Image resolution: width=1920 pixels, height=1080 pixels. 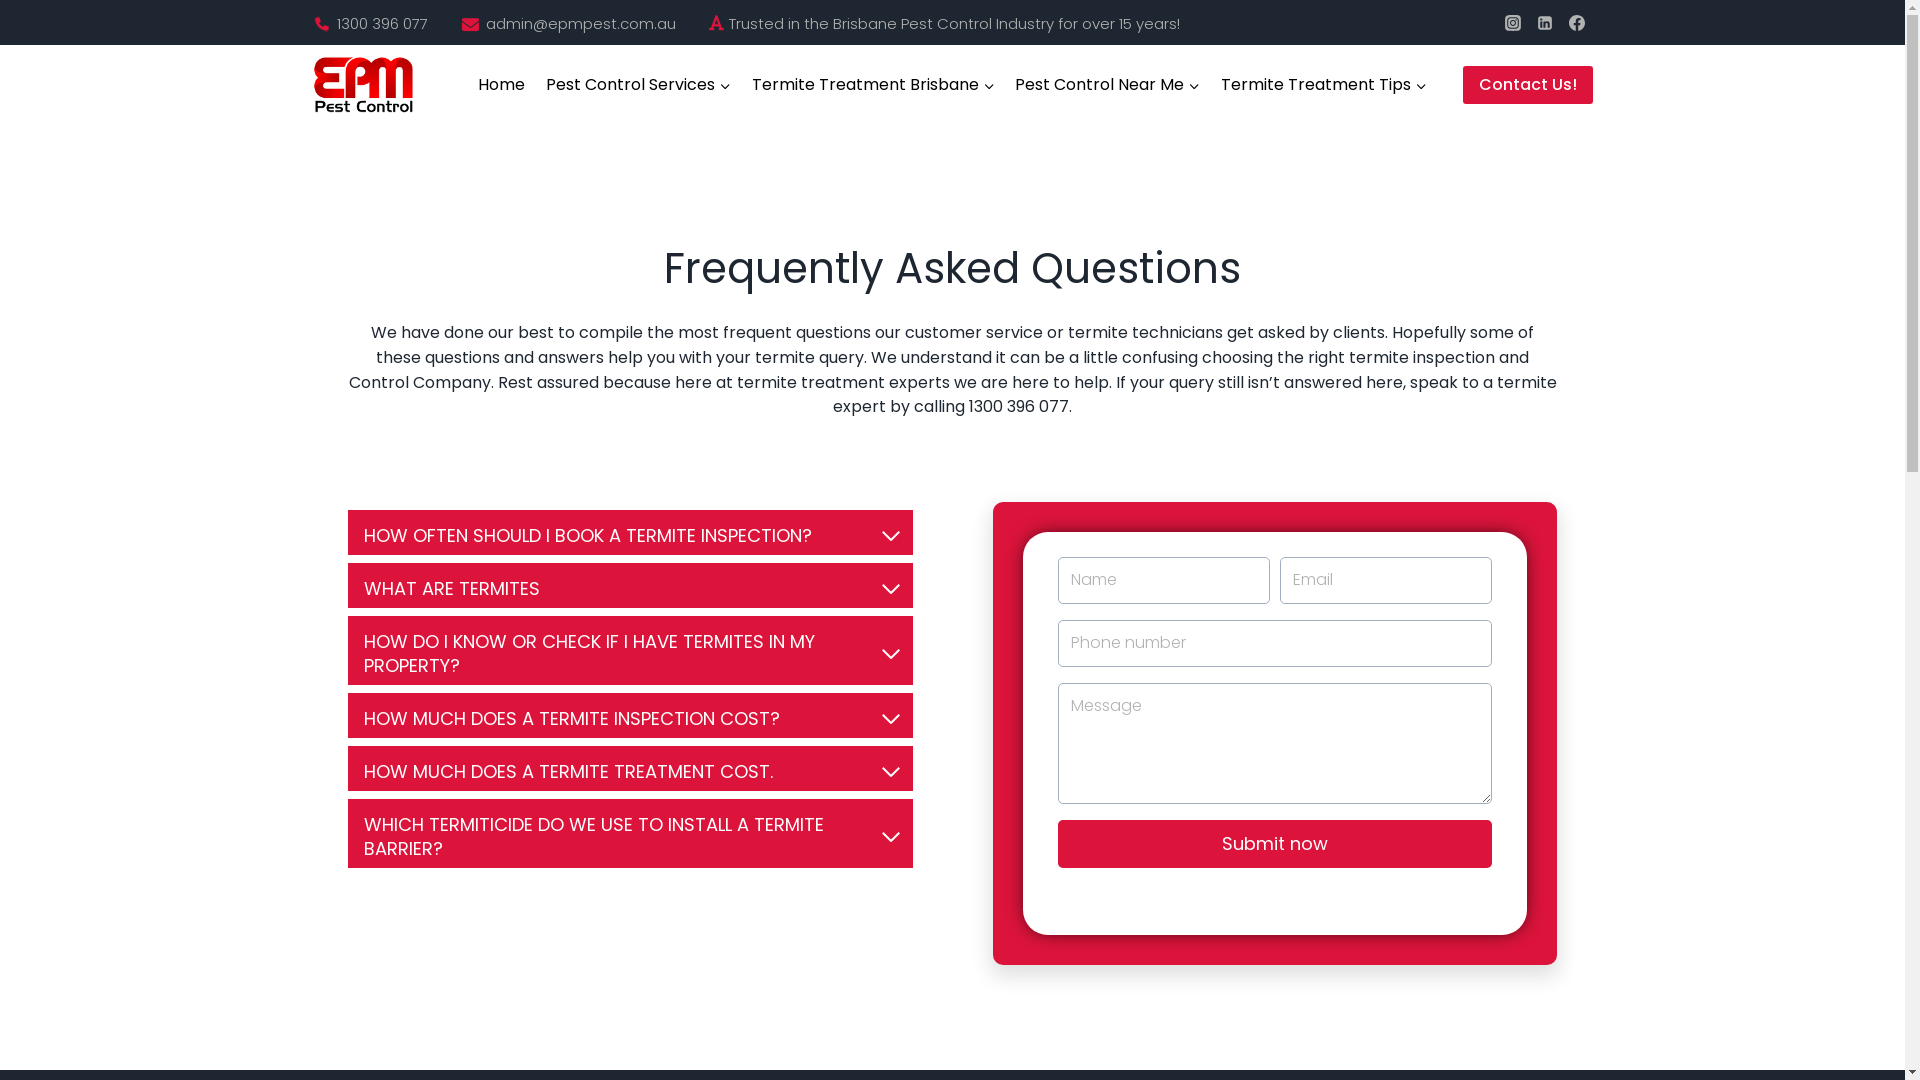 What do you see at coordinates (637, 84) in the screenshot?
I see `'Pest Control Services'` at bounding box center [637, 84].